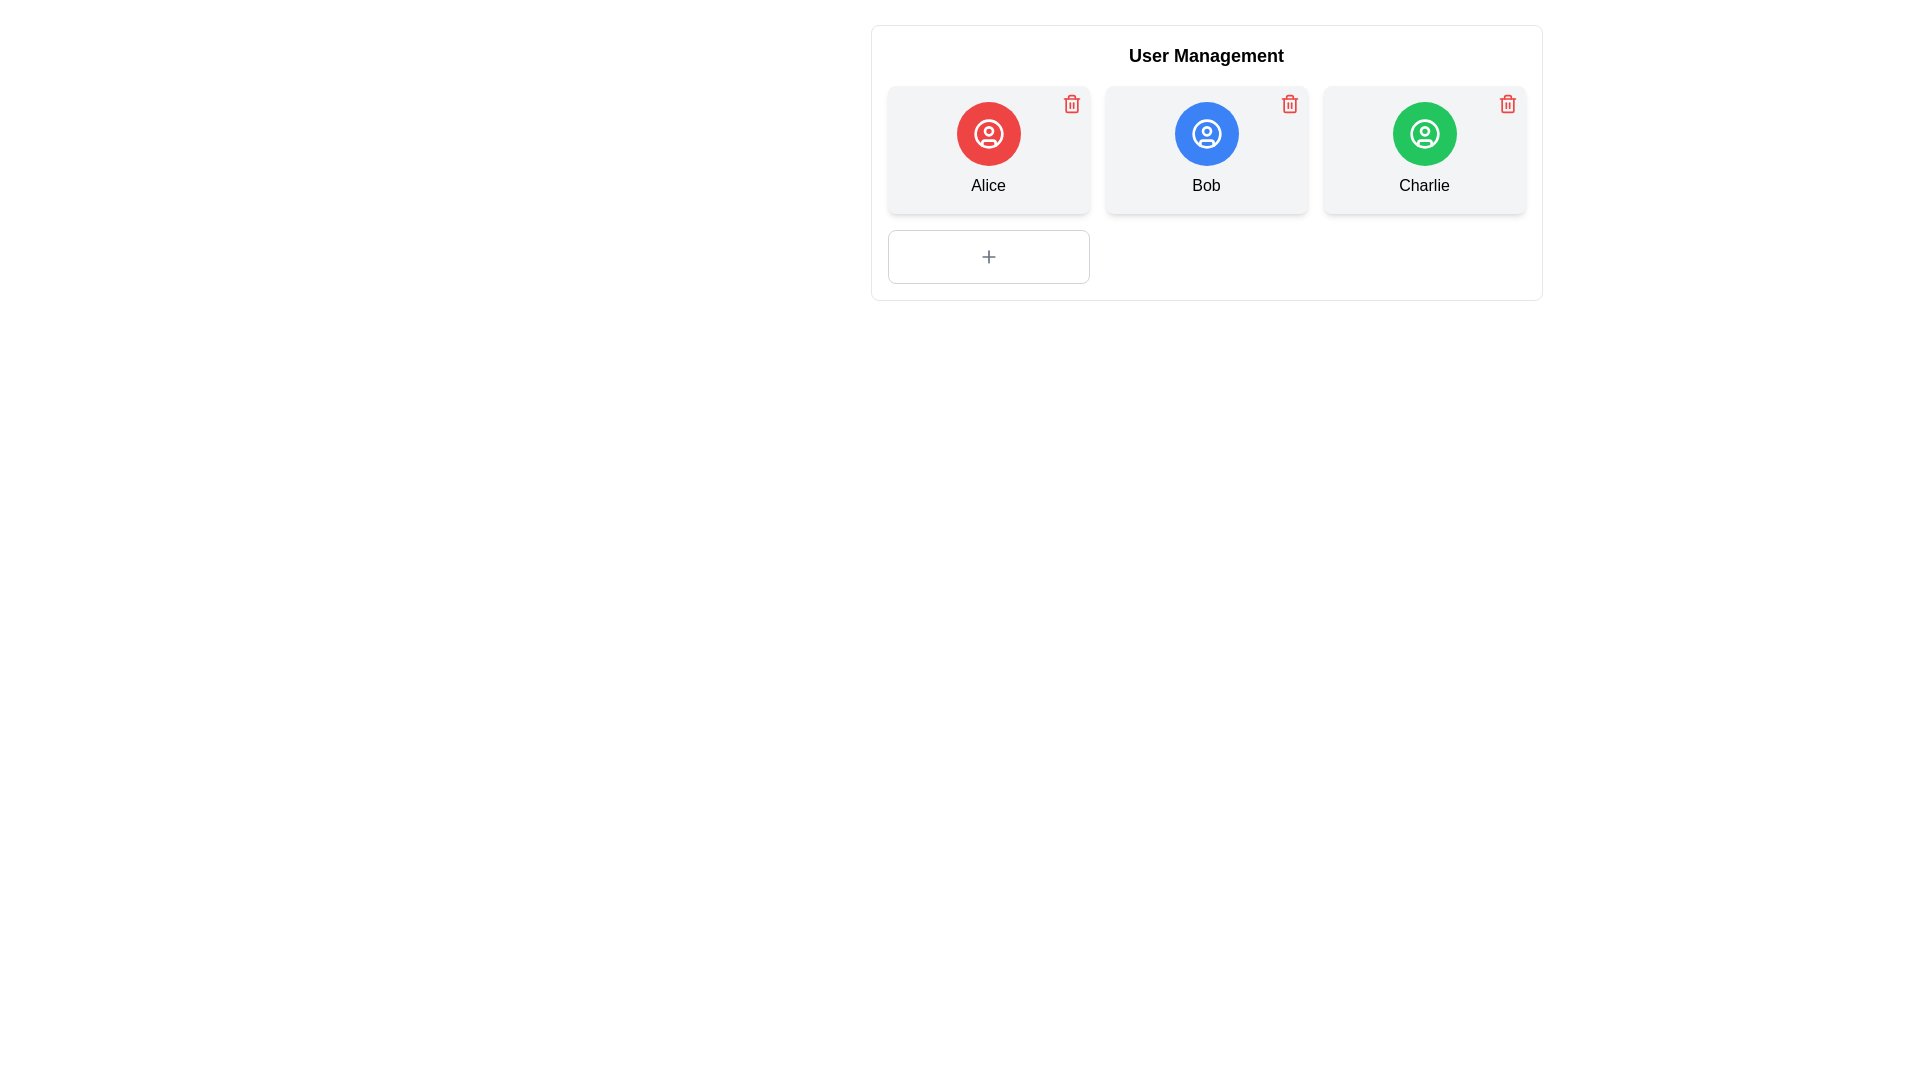 Image resolution: width=1920 pixels, height=1080 pixels. What do you see at coordinates (1423, 134) in the screenshot?
I see `the profile icon representing the user 'Charlie' located in the third card of the 'User Management' section` at bounding box center [1423, 134].